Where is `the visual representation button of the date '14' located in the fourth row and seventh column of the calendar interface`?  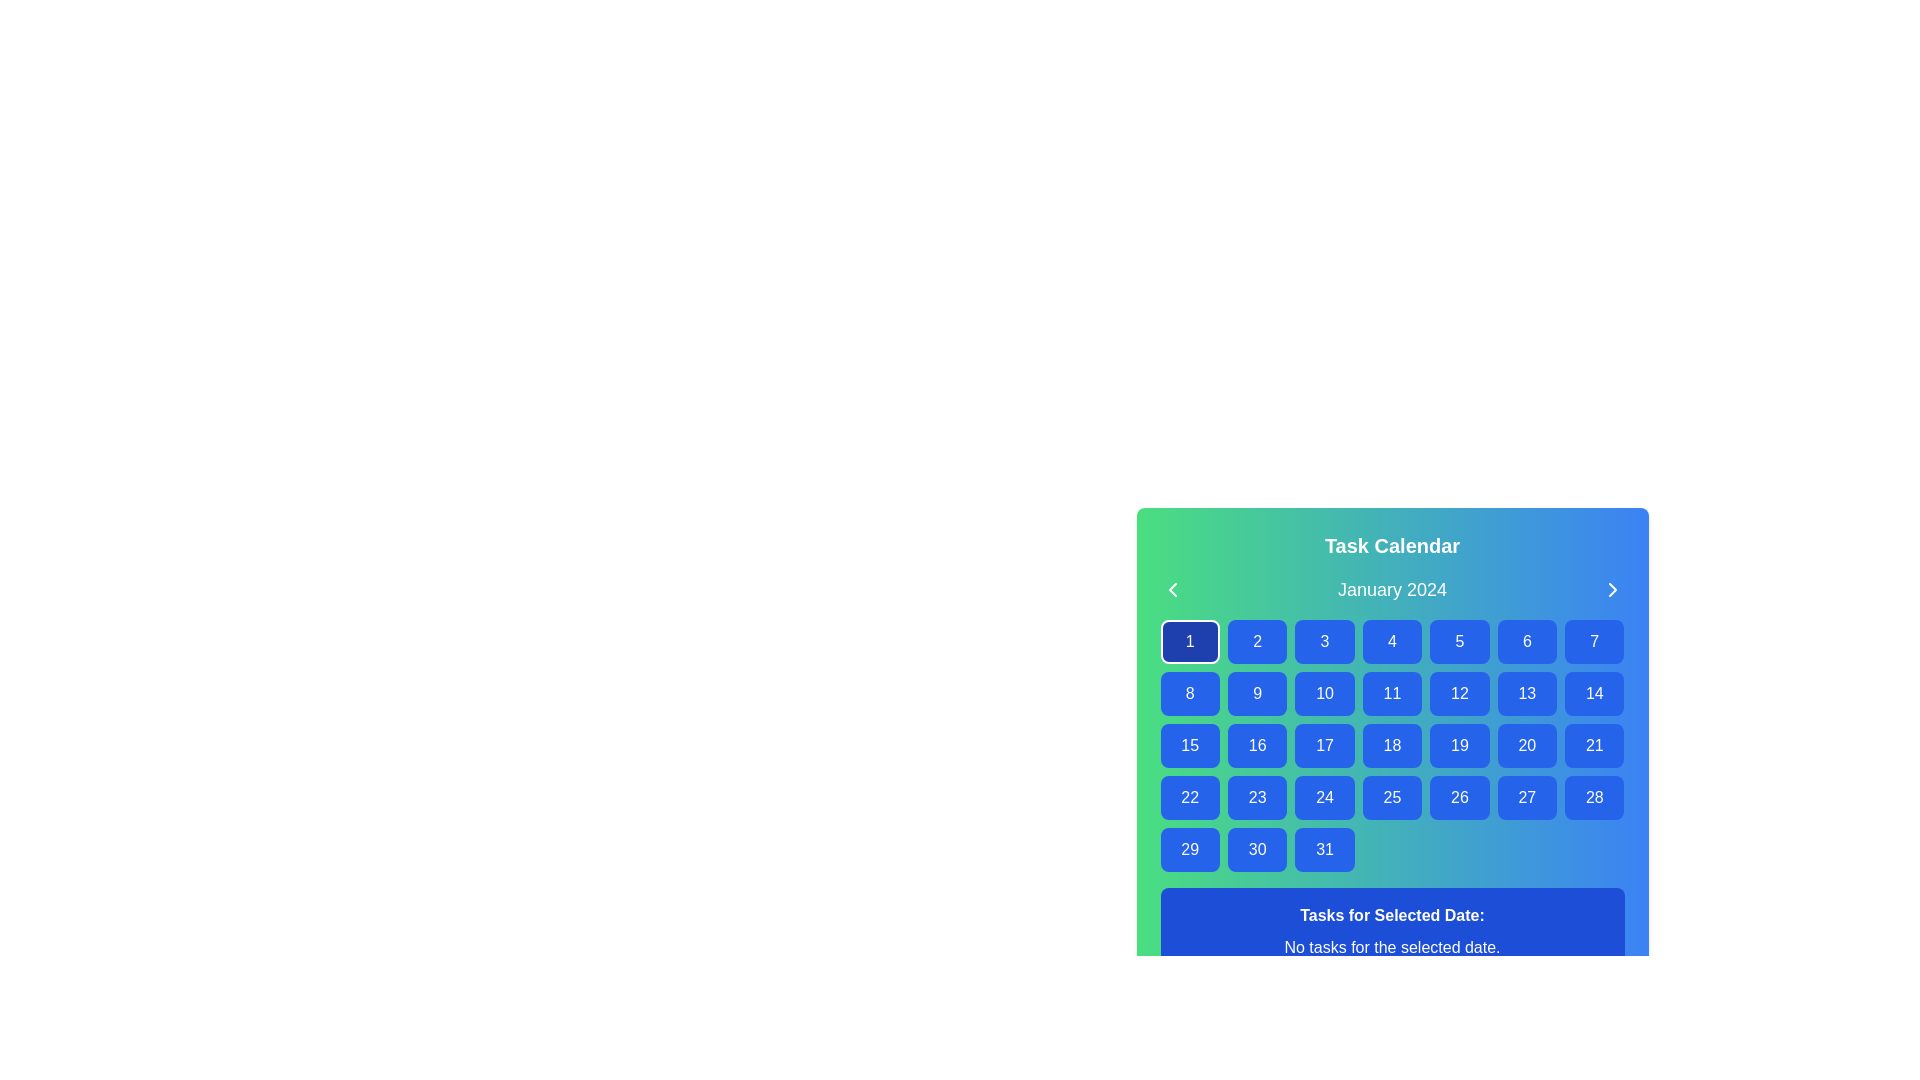
the visual representation button of the date '14' located in the fourth row and seventh column of the calendar interface is located at coordinates (1593, 693).